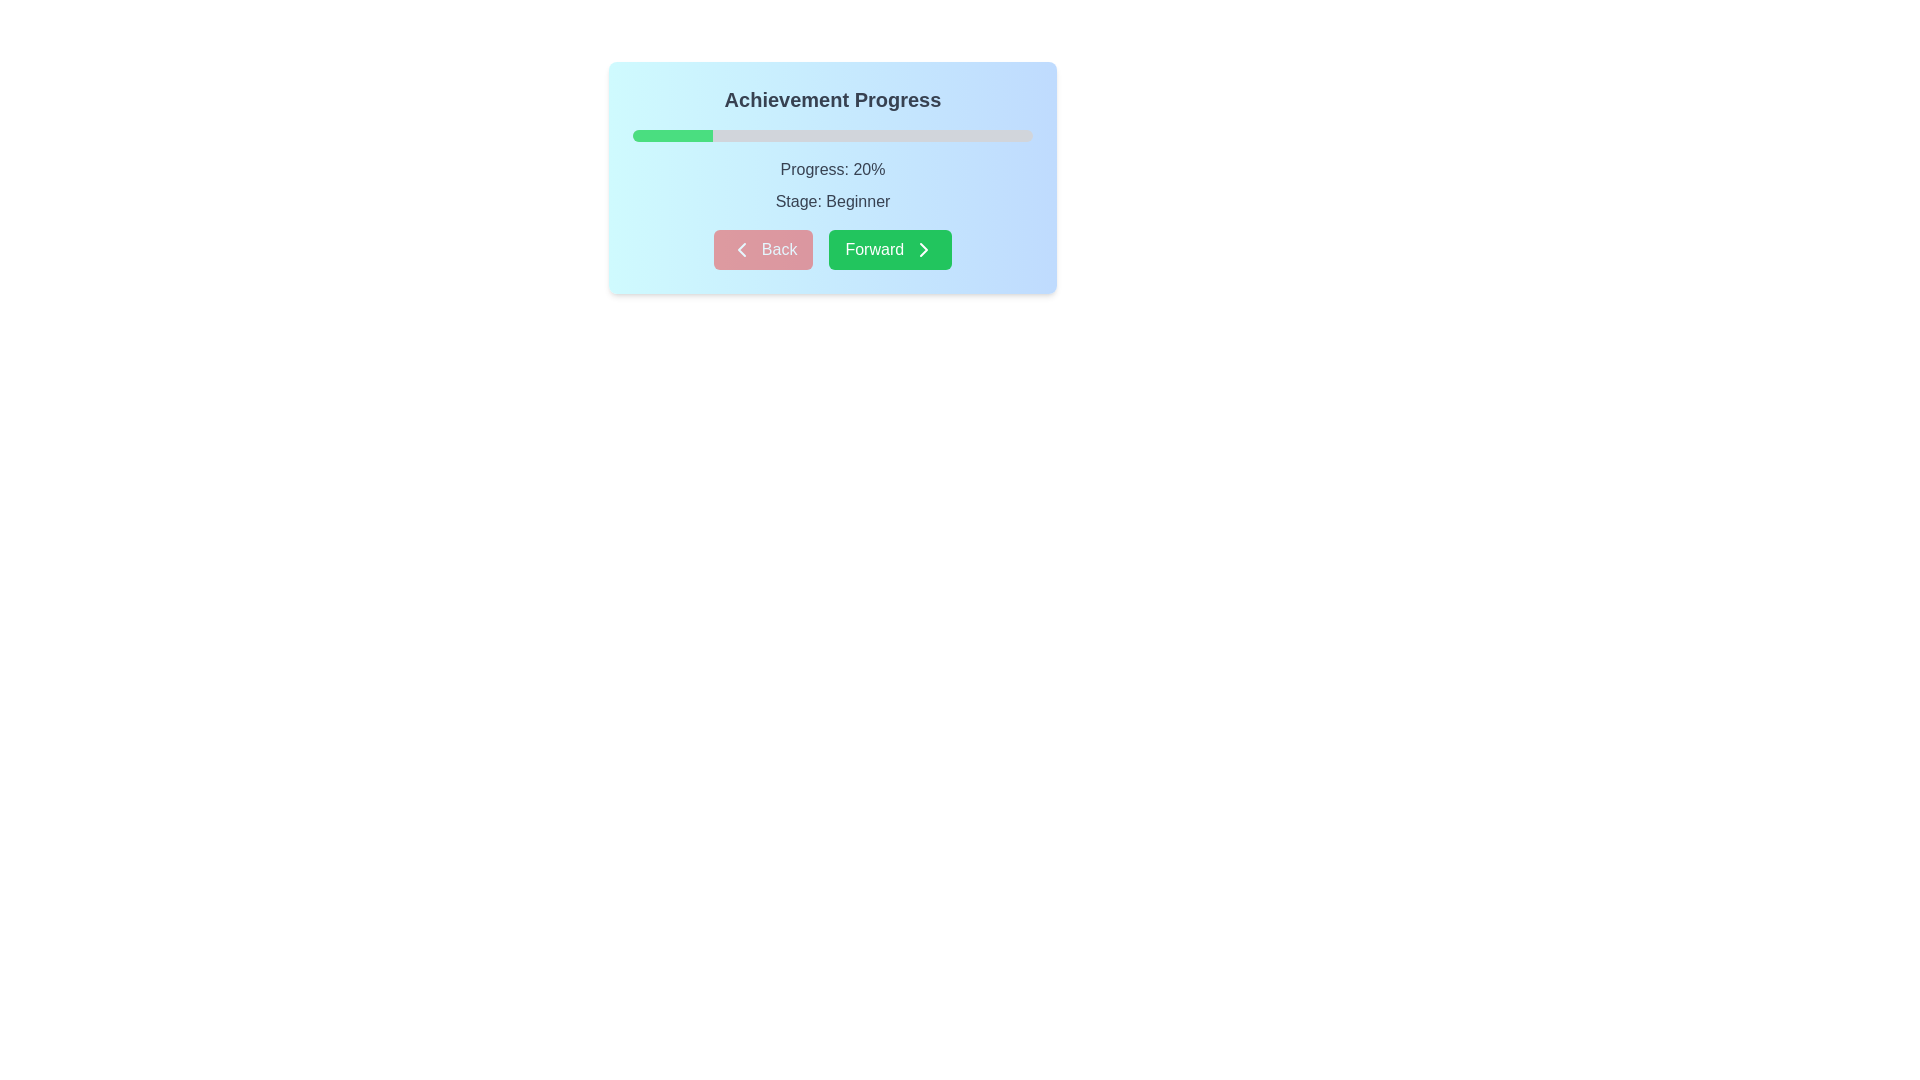 This screenshot has height=1080, width=1920. What do you see at coordinates (833, 176) in the screenshot?
I see `current progress percentage and the stage information displayed on the Card component with progress tracker functionality, located in the upper-middle section of the modal` at bounding box center [833, 176].